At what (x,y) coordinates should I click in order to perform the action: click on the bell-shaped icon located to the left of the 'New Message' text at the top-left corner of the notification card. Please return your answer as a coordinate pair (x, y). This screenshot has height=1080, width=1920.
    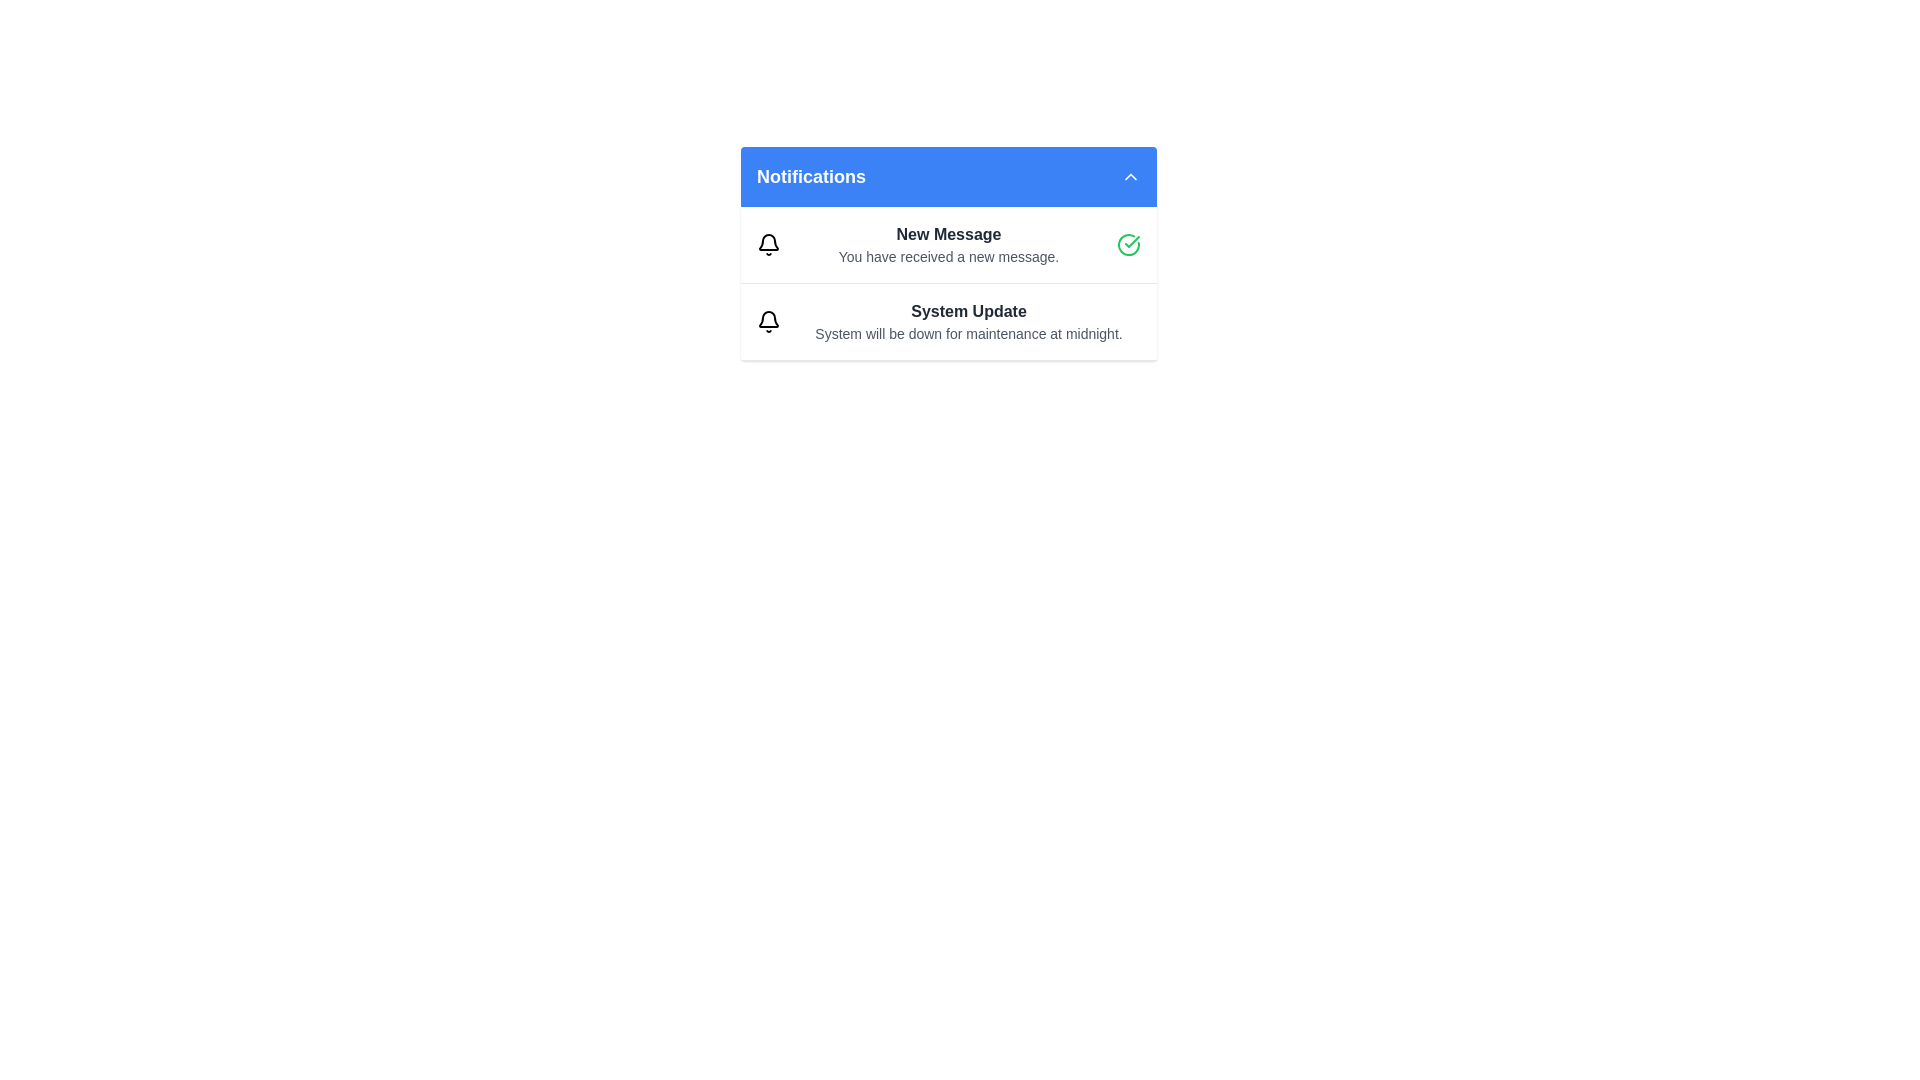
    Looking at the image, I should click on (767, 244).